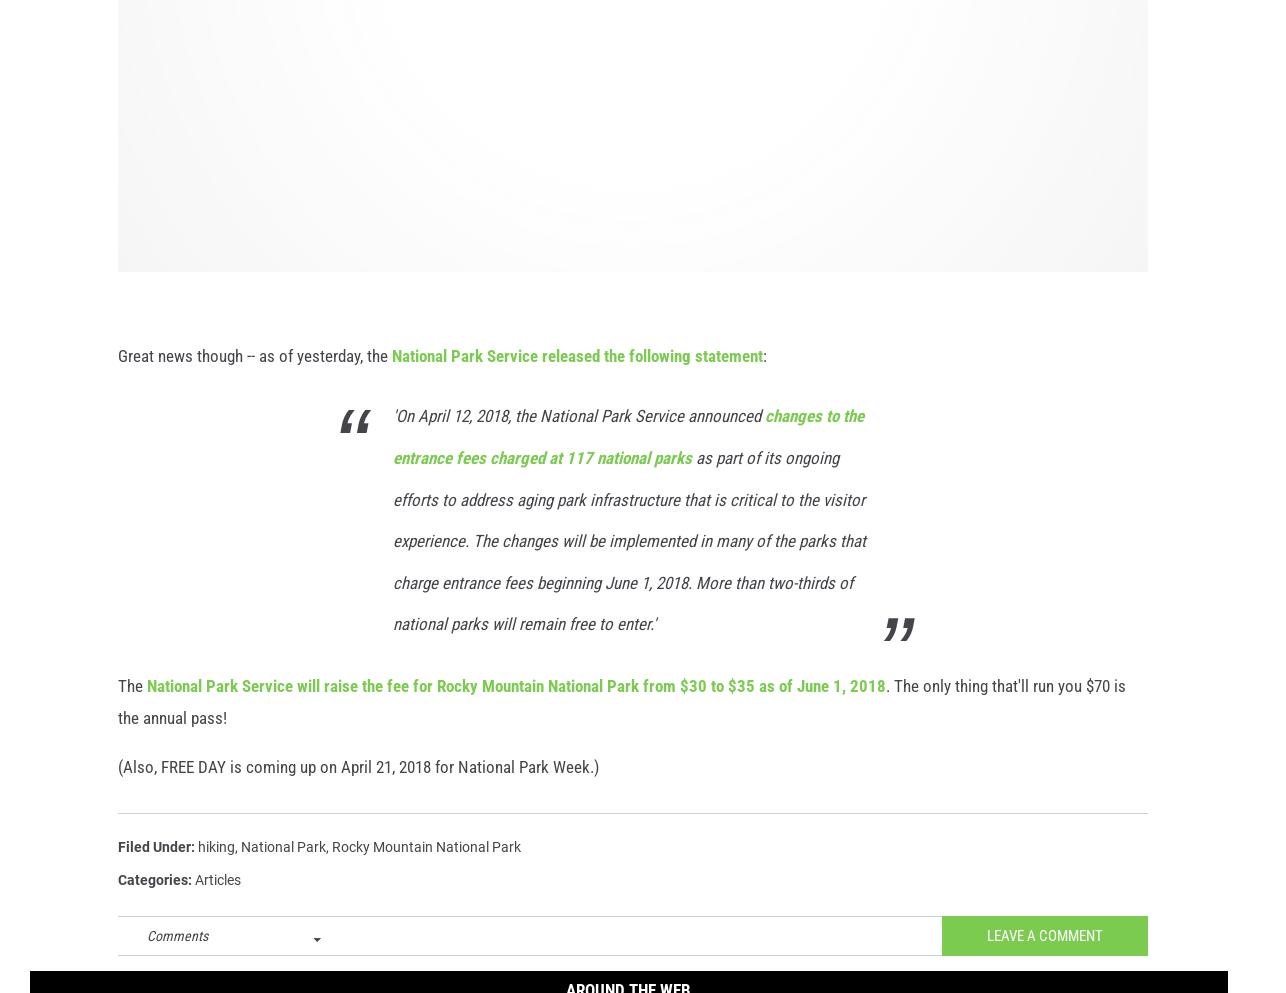  Describe the element at coordinates (390, 378) in the screenshot. I see `'National Park Service released the following statement'` at that location.